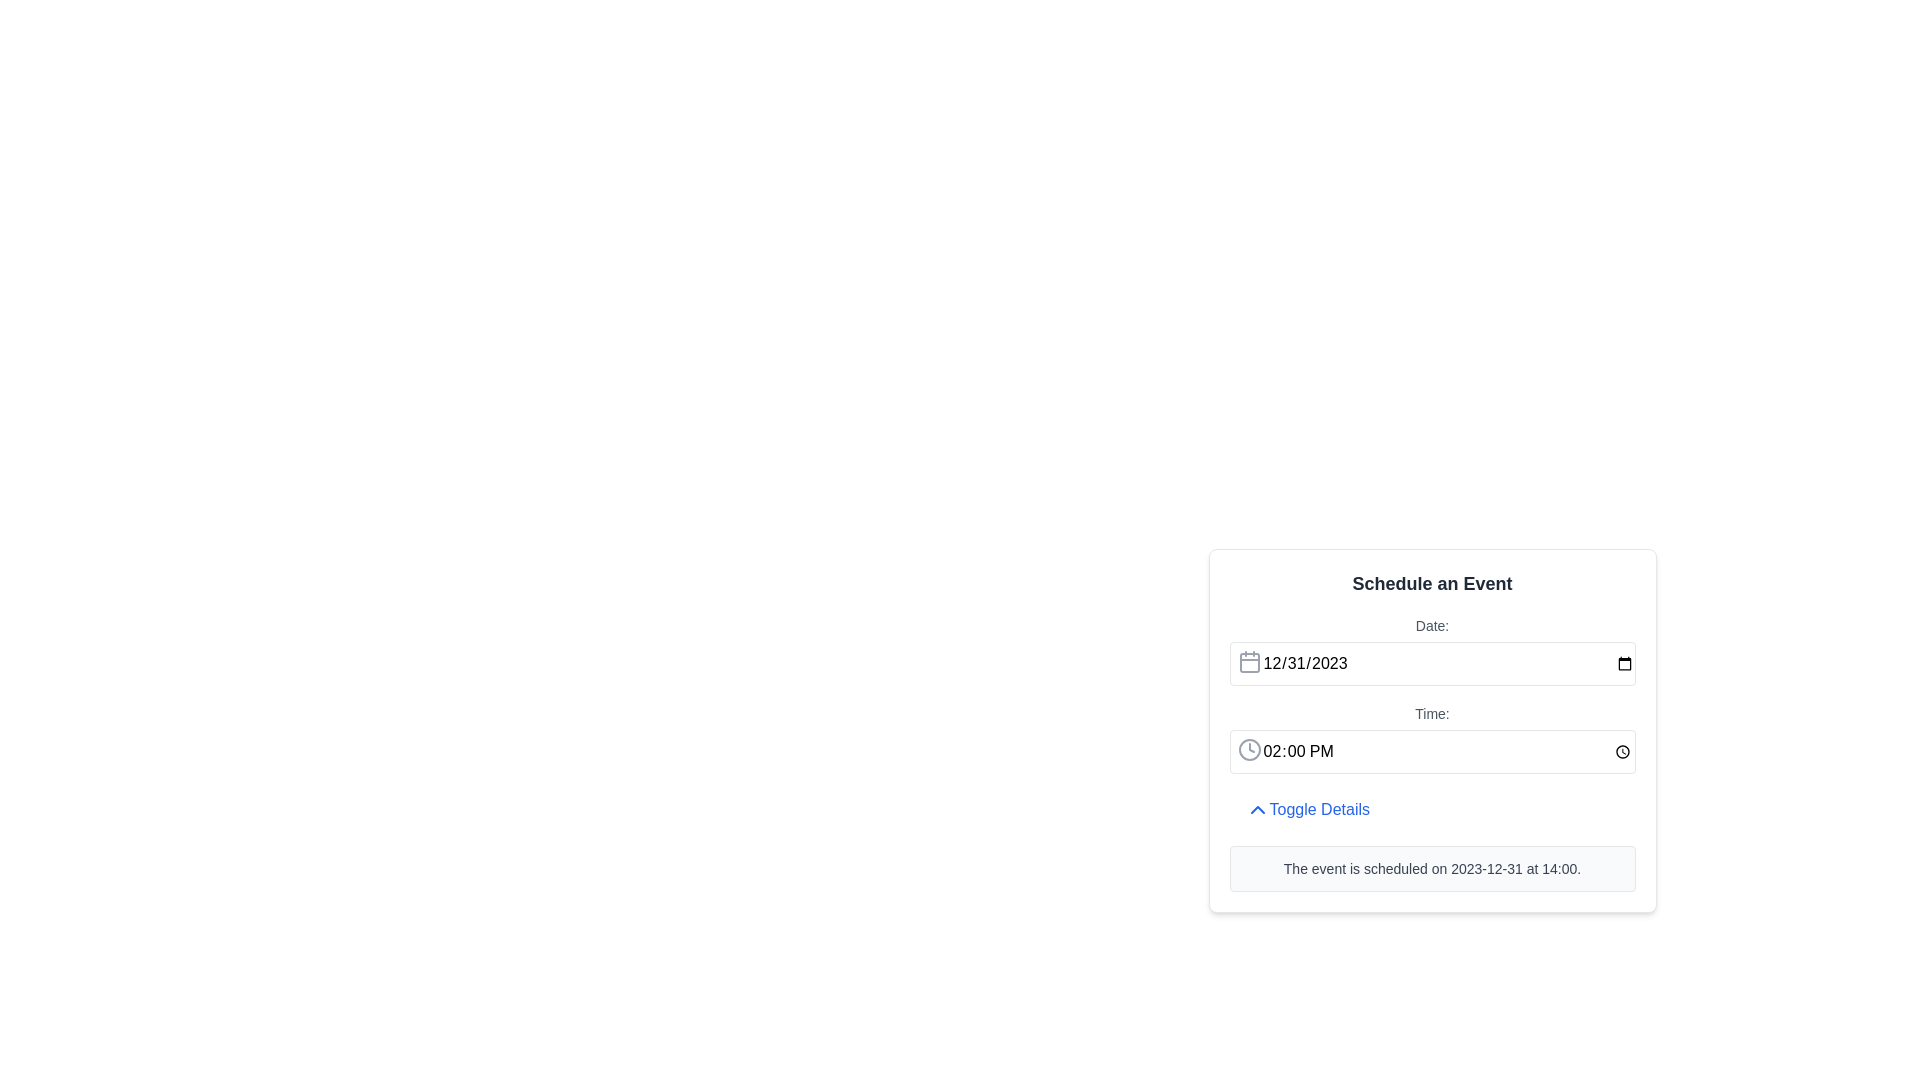 Image resolution: width=1920 pixels, height=1080 pixels. What do you see at coordinates (1431, 867) in the screenshot?
I see `the text block that provides information about the scheduled event, positioned below the 'Toggle Details' button` at bounding box center [1431, 867].